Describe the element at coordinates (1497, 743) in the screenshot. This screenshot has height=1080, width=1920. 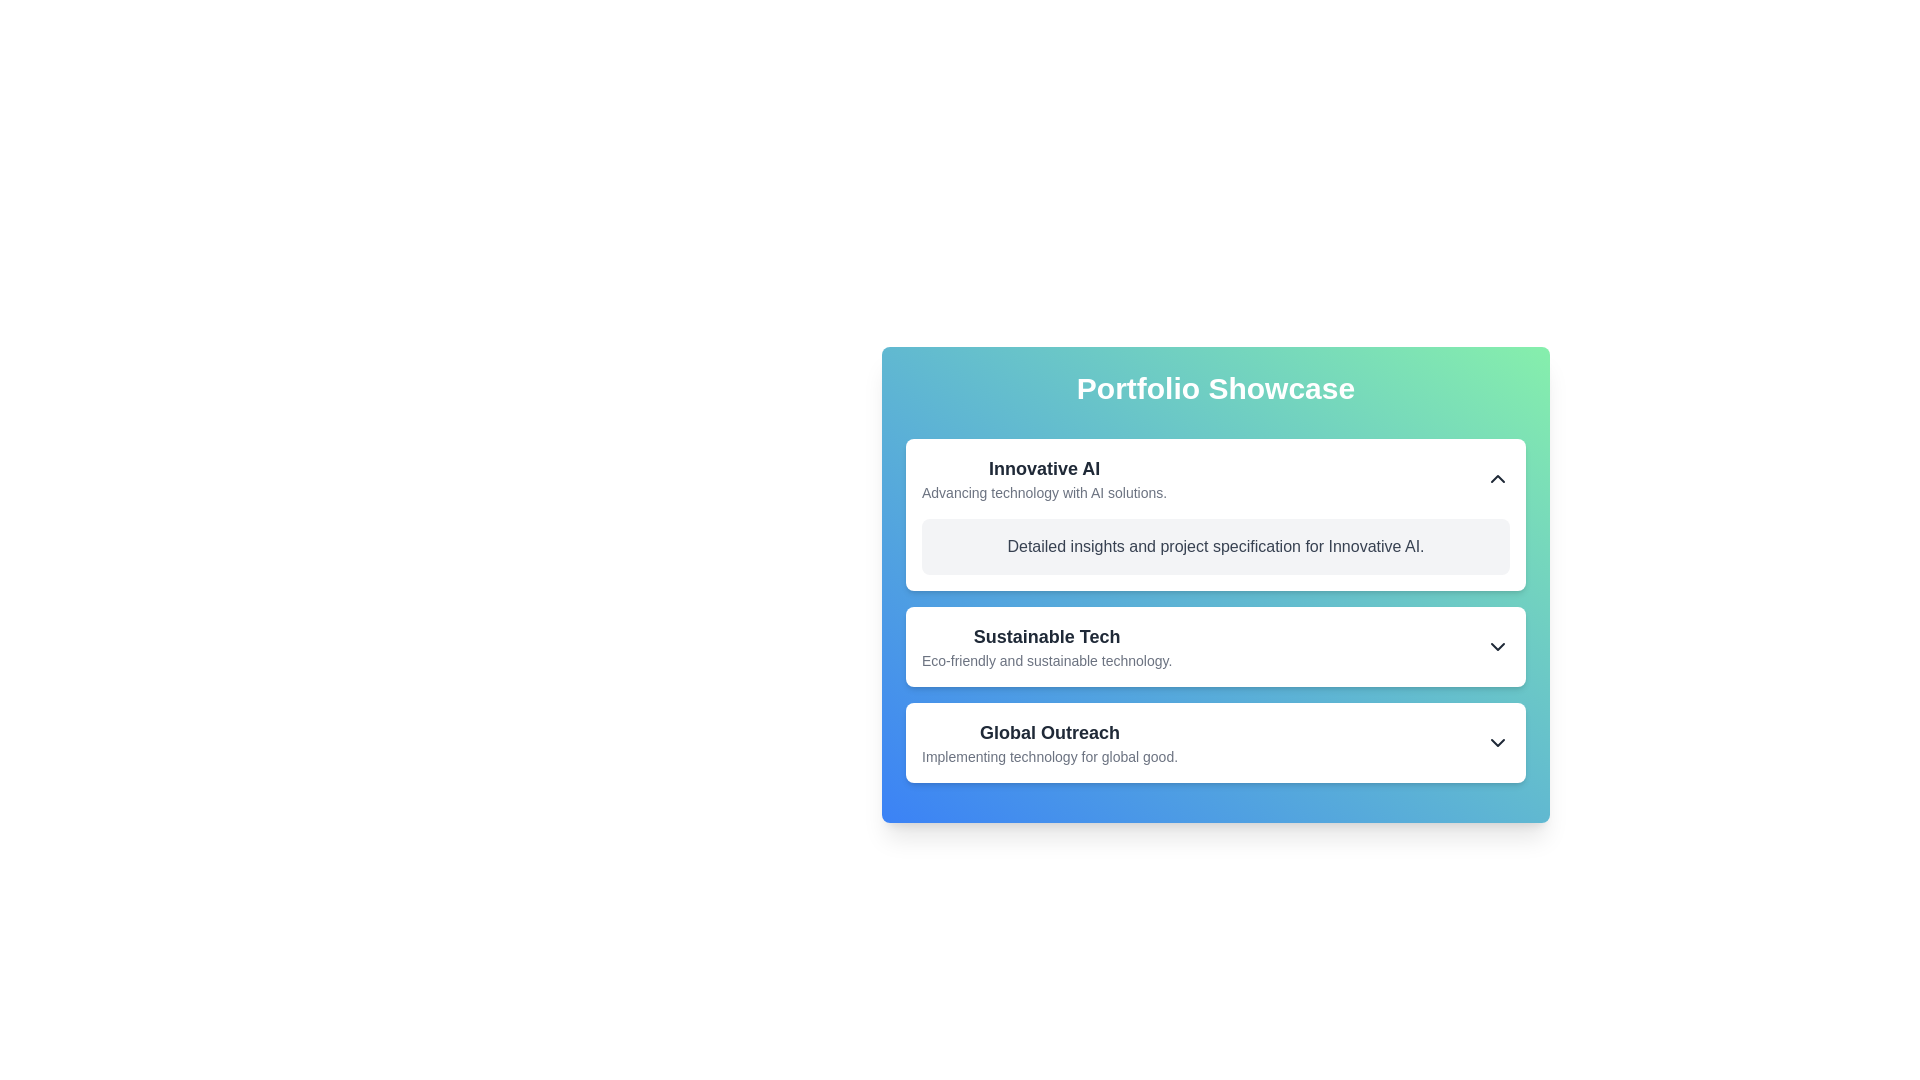
I see `the icon button resembling a downward-pointing chevron arrow located at the far right end near the text 'Global Outreach'` at that location.